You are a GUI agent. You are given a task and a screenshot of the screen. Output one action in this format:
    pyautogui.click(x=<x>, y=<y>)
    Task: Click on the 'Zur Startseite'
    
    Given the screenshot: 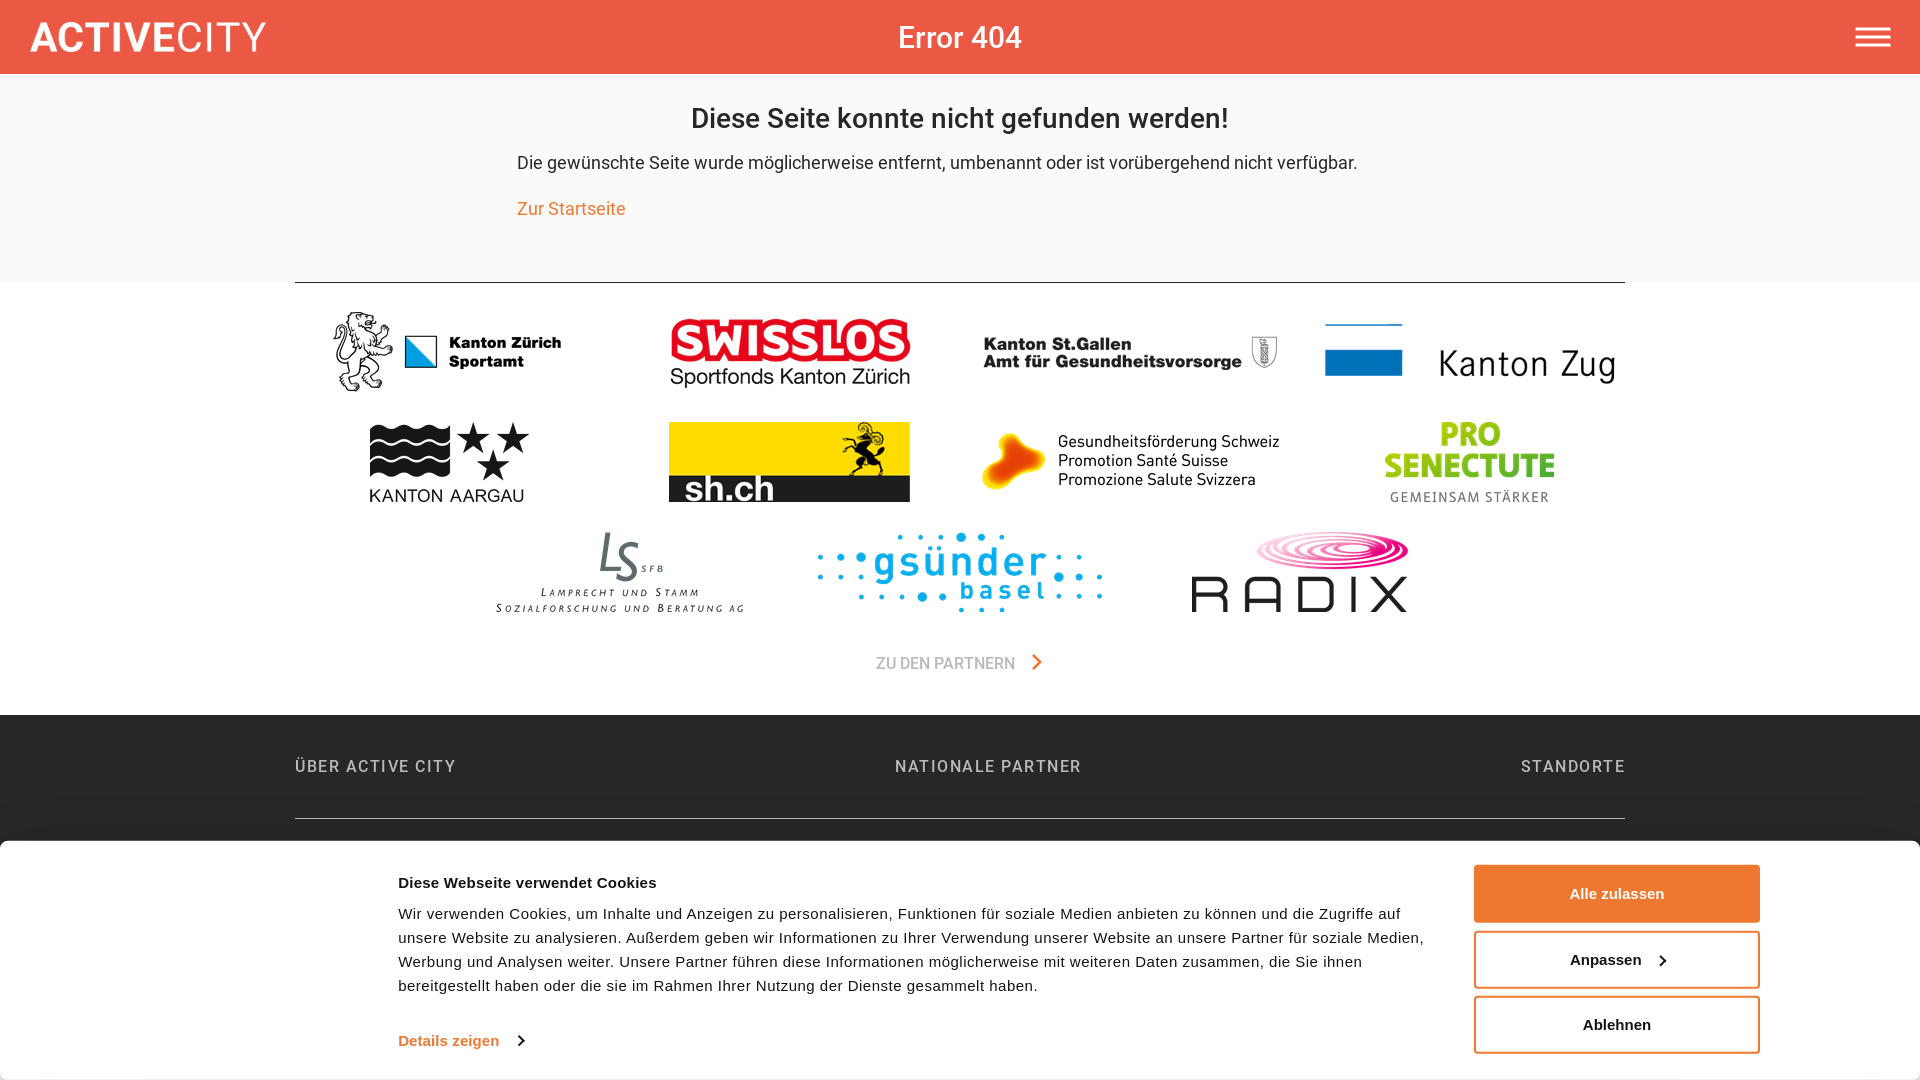 What is the action you would take?
    pyautogui.click(x=570, y=208)
    